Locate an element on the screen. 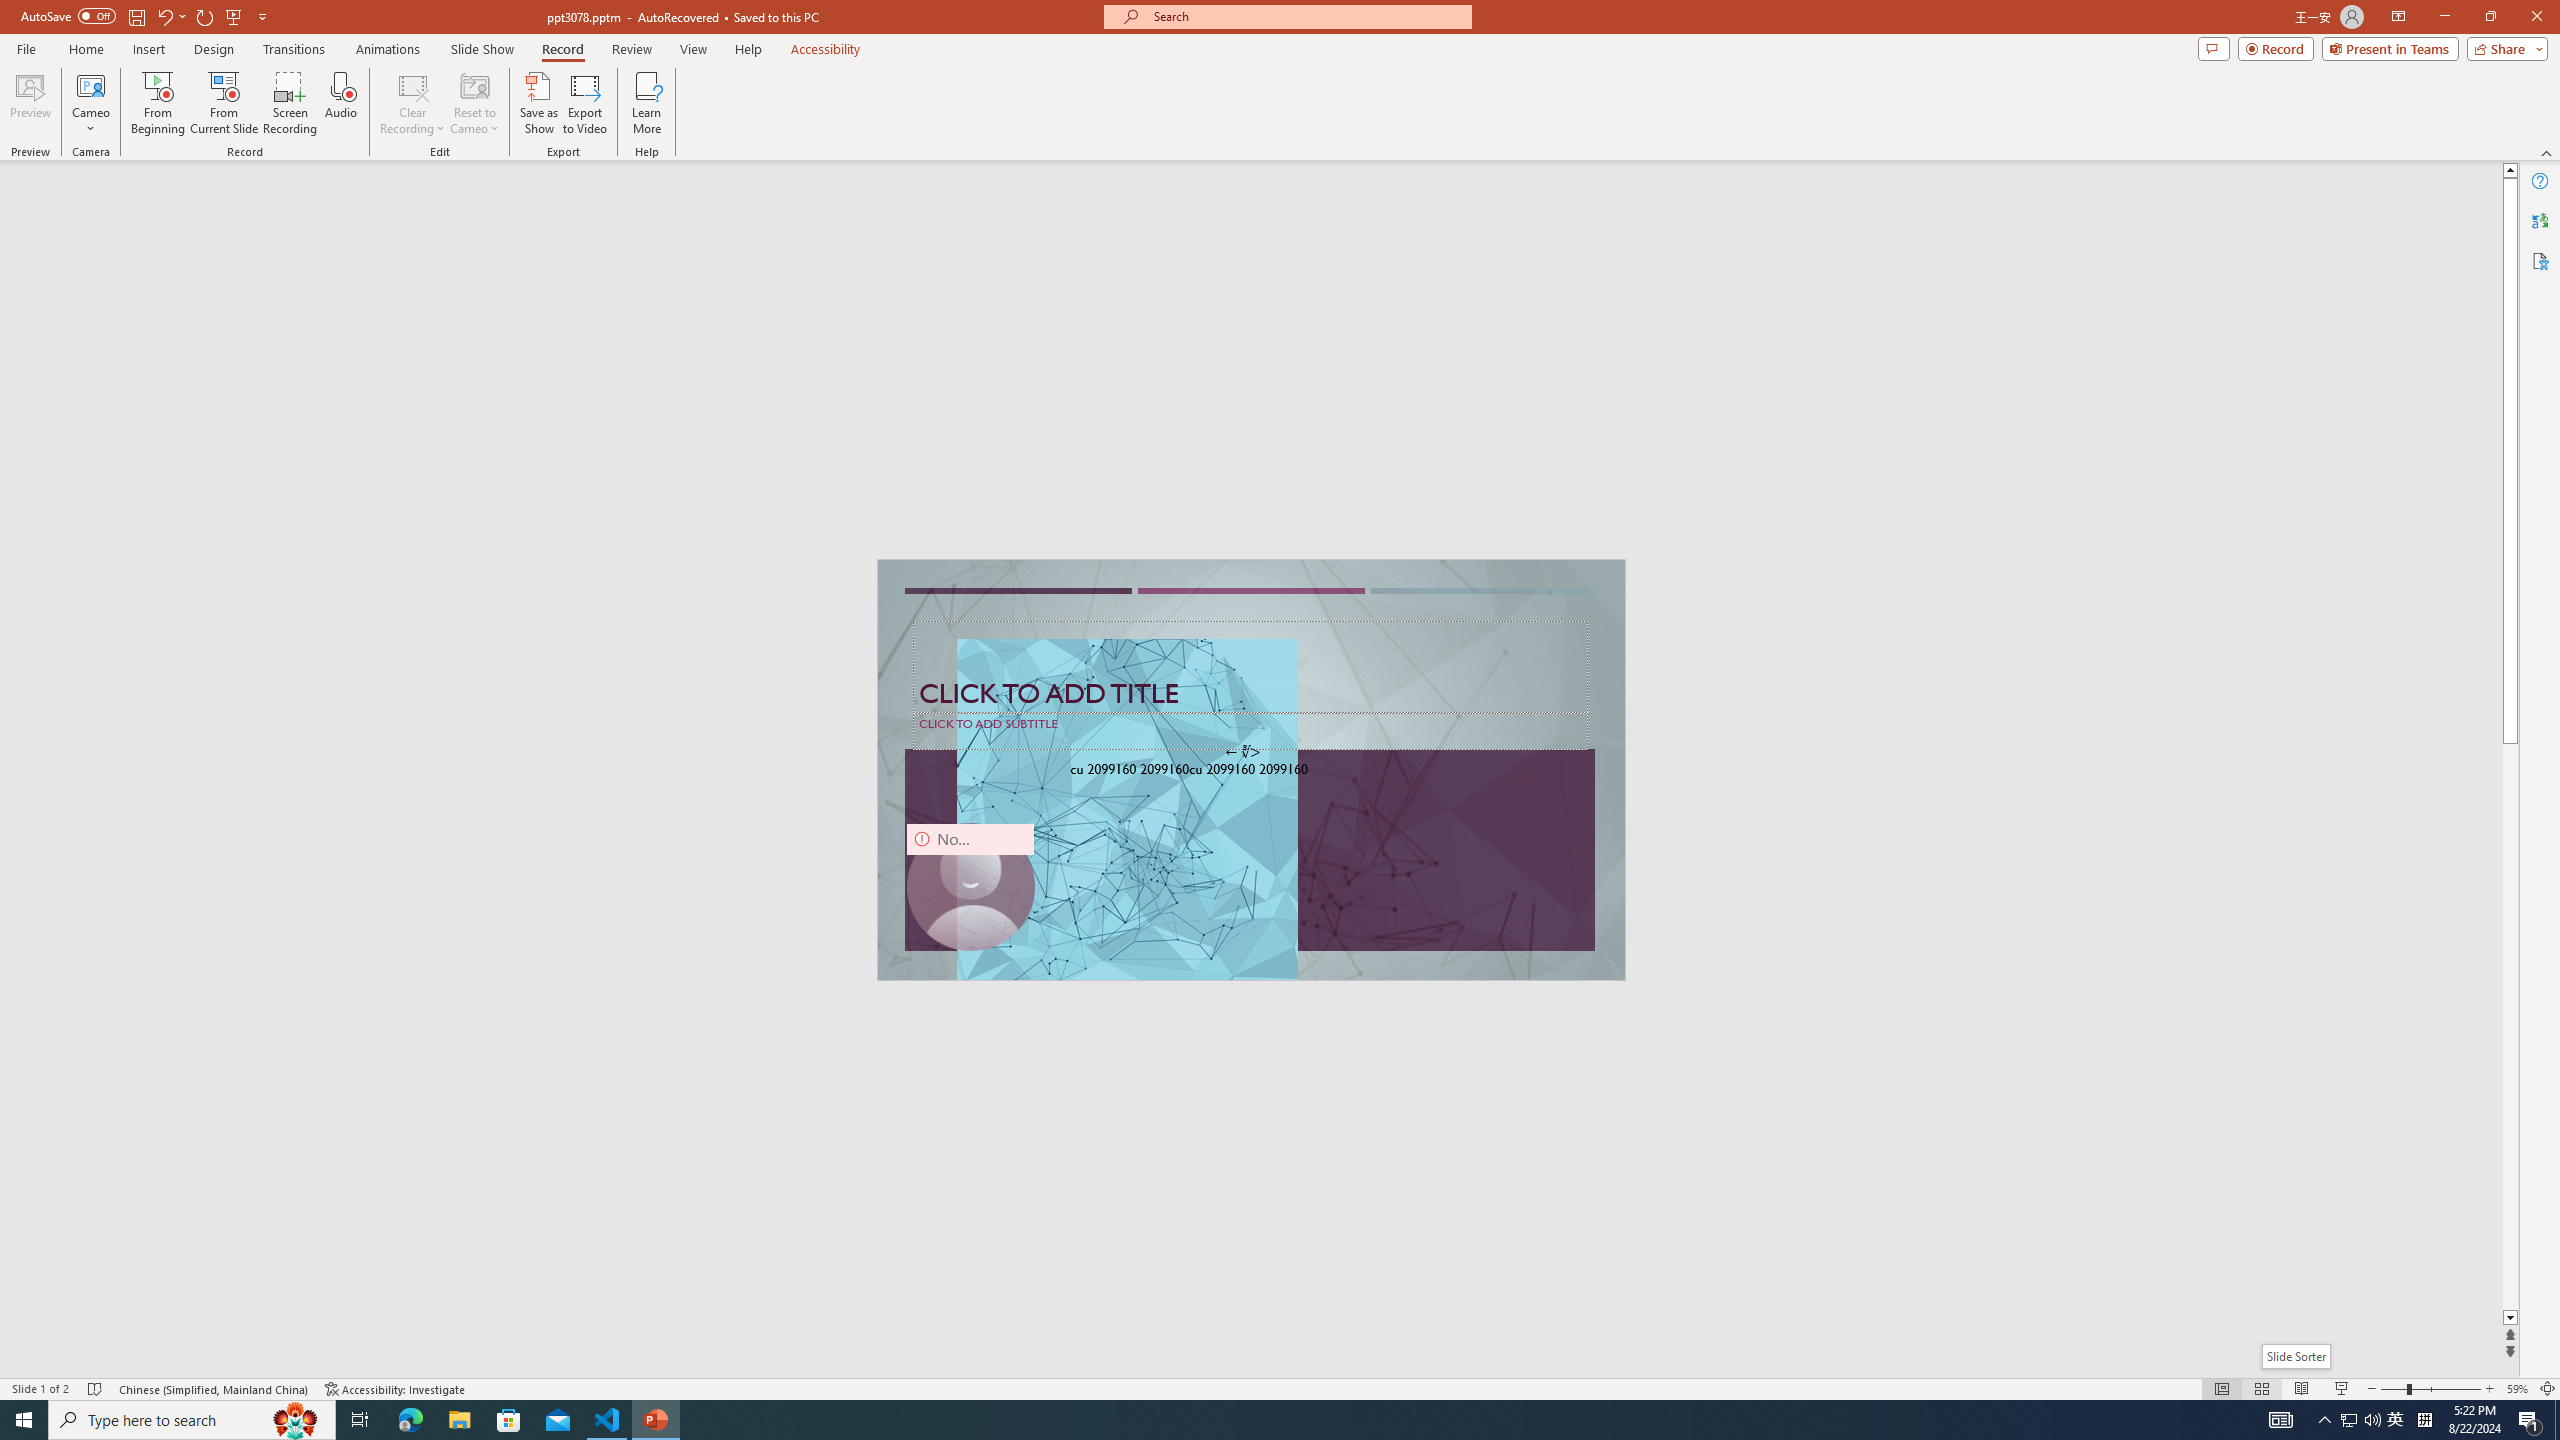  'Problems (Ctrl+Shift+M)' is located at coordinates (568, 938).